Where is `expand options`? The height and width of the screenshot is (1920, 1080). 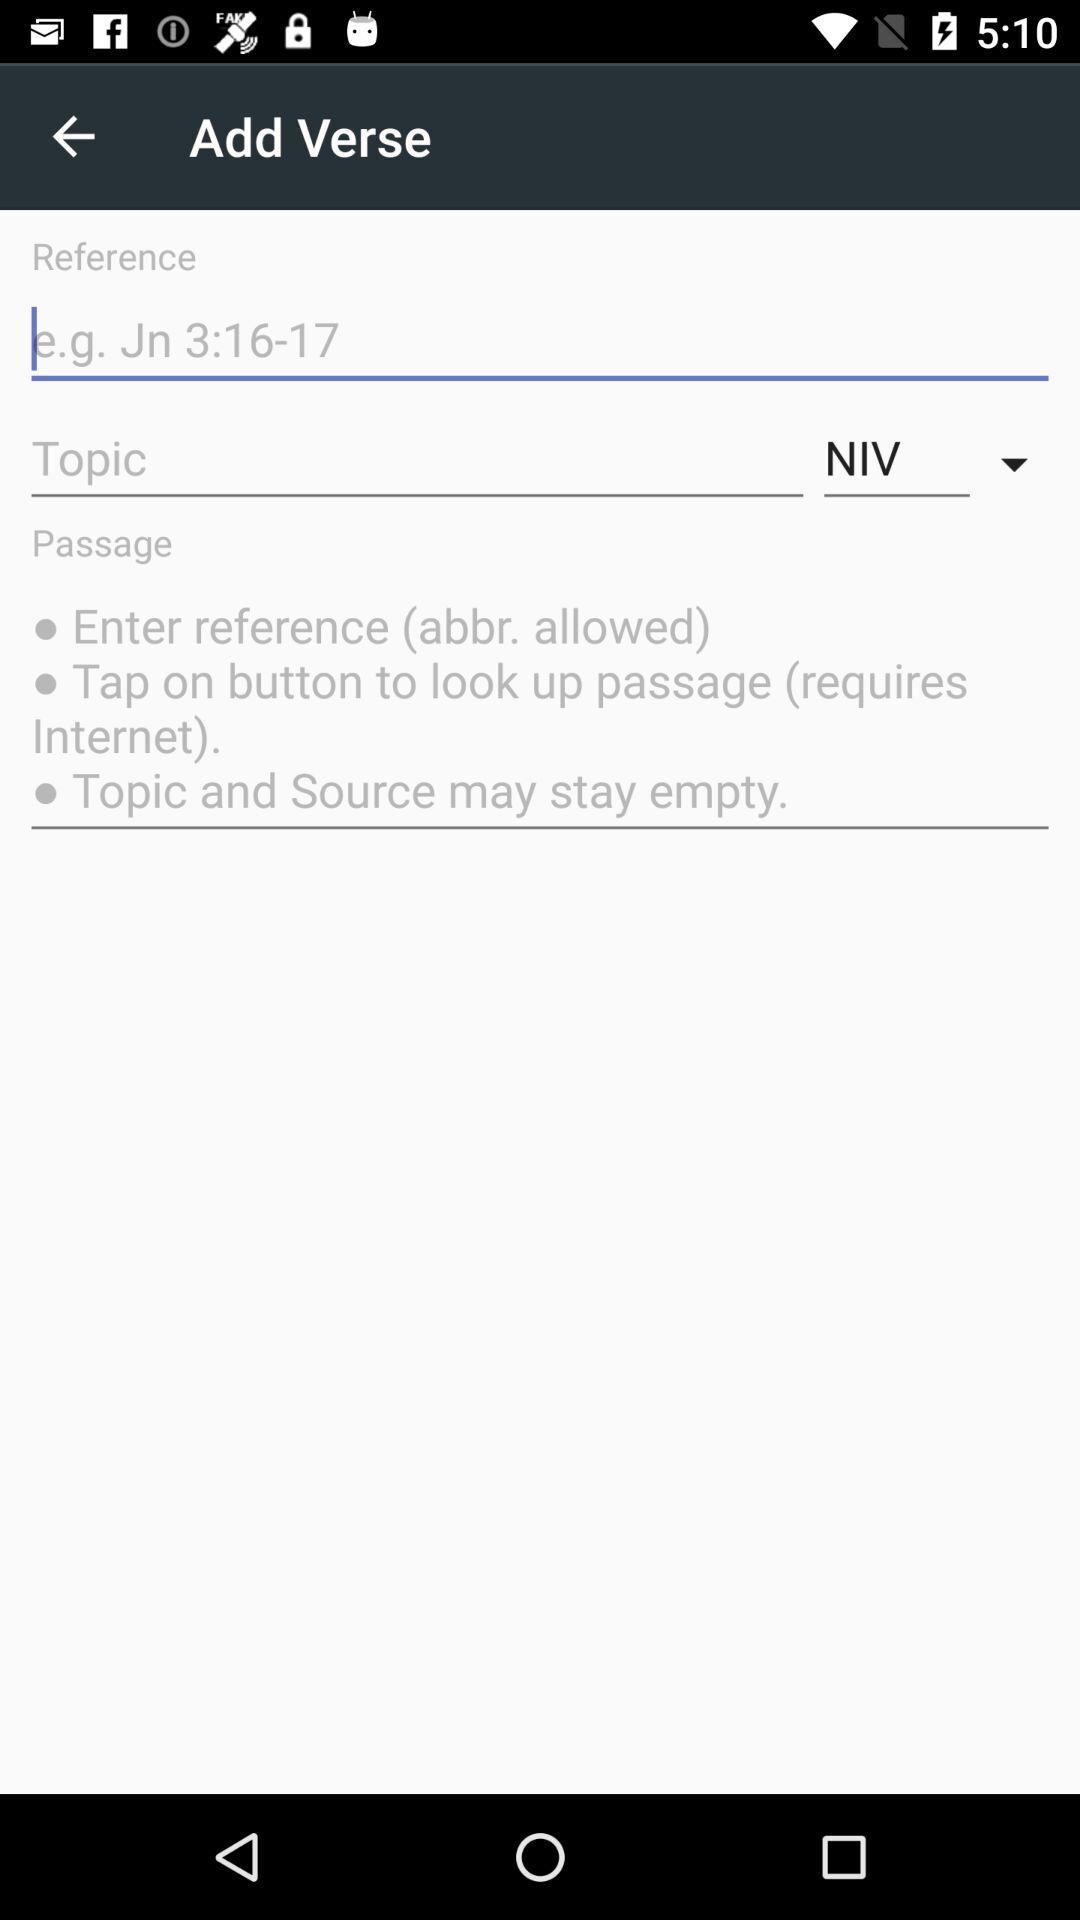
expand options is located at coordinates (1019, 457).